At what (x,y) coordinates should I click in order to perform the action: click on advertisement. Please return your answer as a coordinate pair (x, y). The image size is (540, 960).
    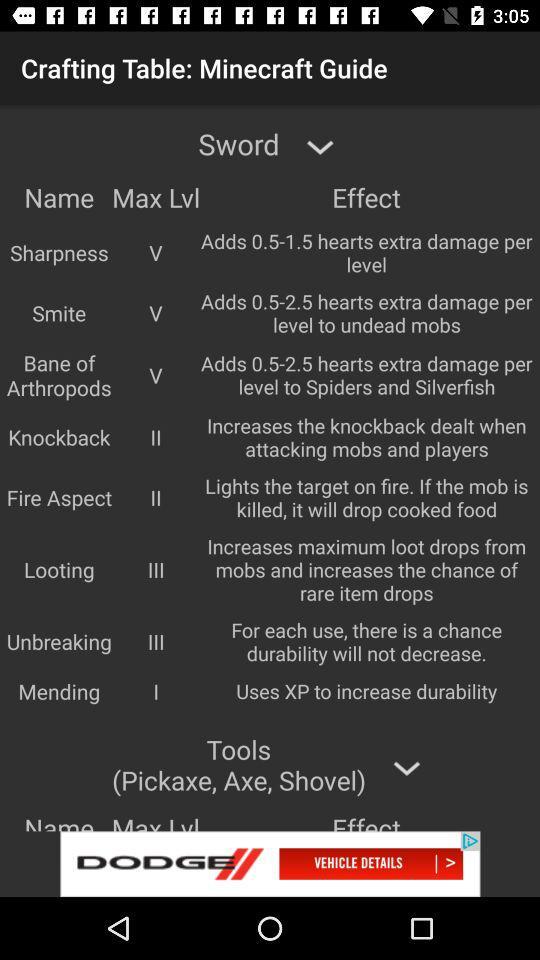
    Looking at the image, I should click on (270, 863).